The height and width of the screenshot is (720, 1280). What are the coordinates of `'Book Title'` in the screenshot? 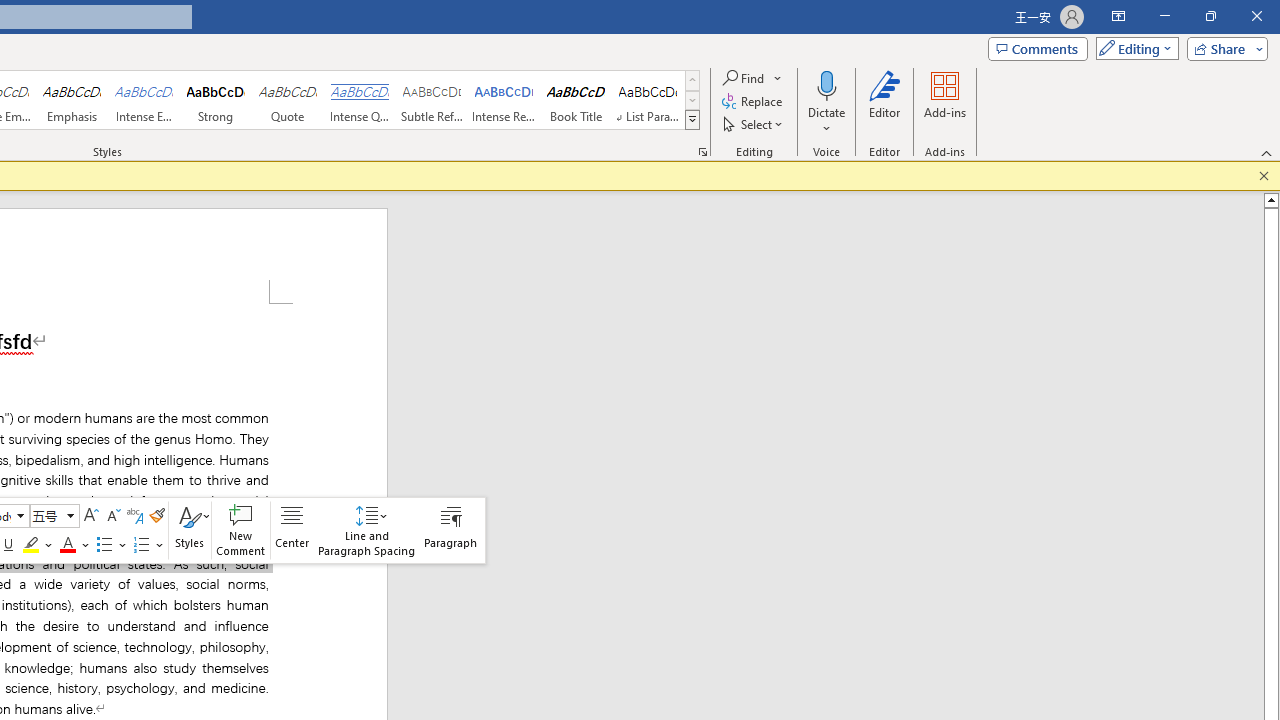 It's located at (575, 100).